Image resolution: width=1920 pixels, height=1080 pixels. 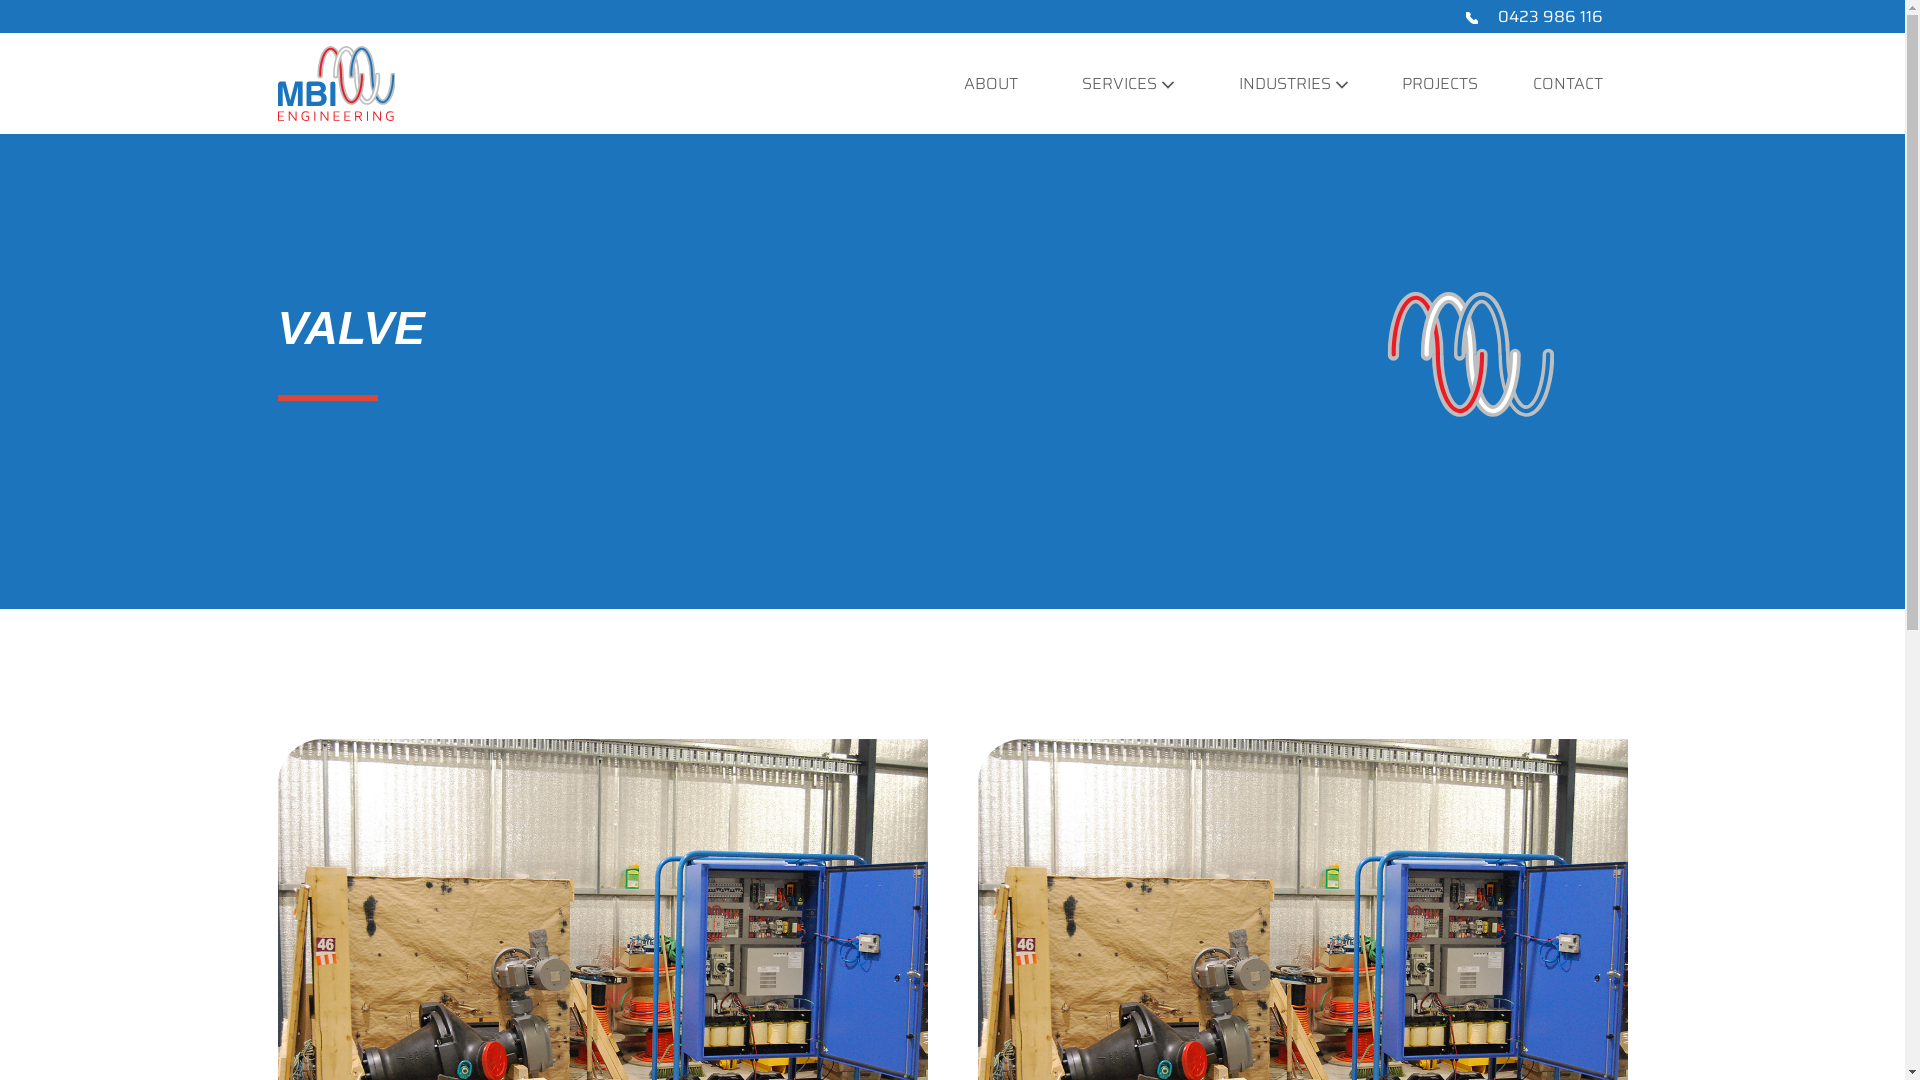 What do you see at coordinates (990, 82) in the screenshot?
I see `'ABOUT'` at bounding box center [990, 82].